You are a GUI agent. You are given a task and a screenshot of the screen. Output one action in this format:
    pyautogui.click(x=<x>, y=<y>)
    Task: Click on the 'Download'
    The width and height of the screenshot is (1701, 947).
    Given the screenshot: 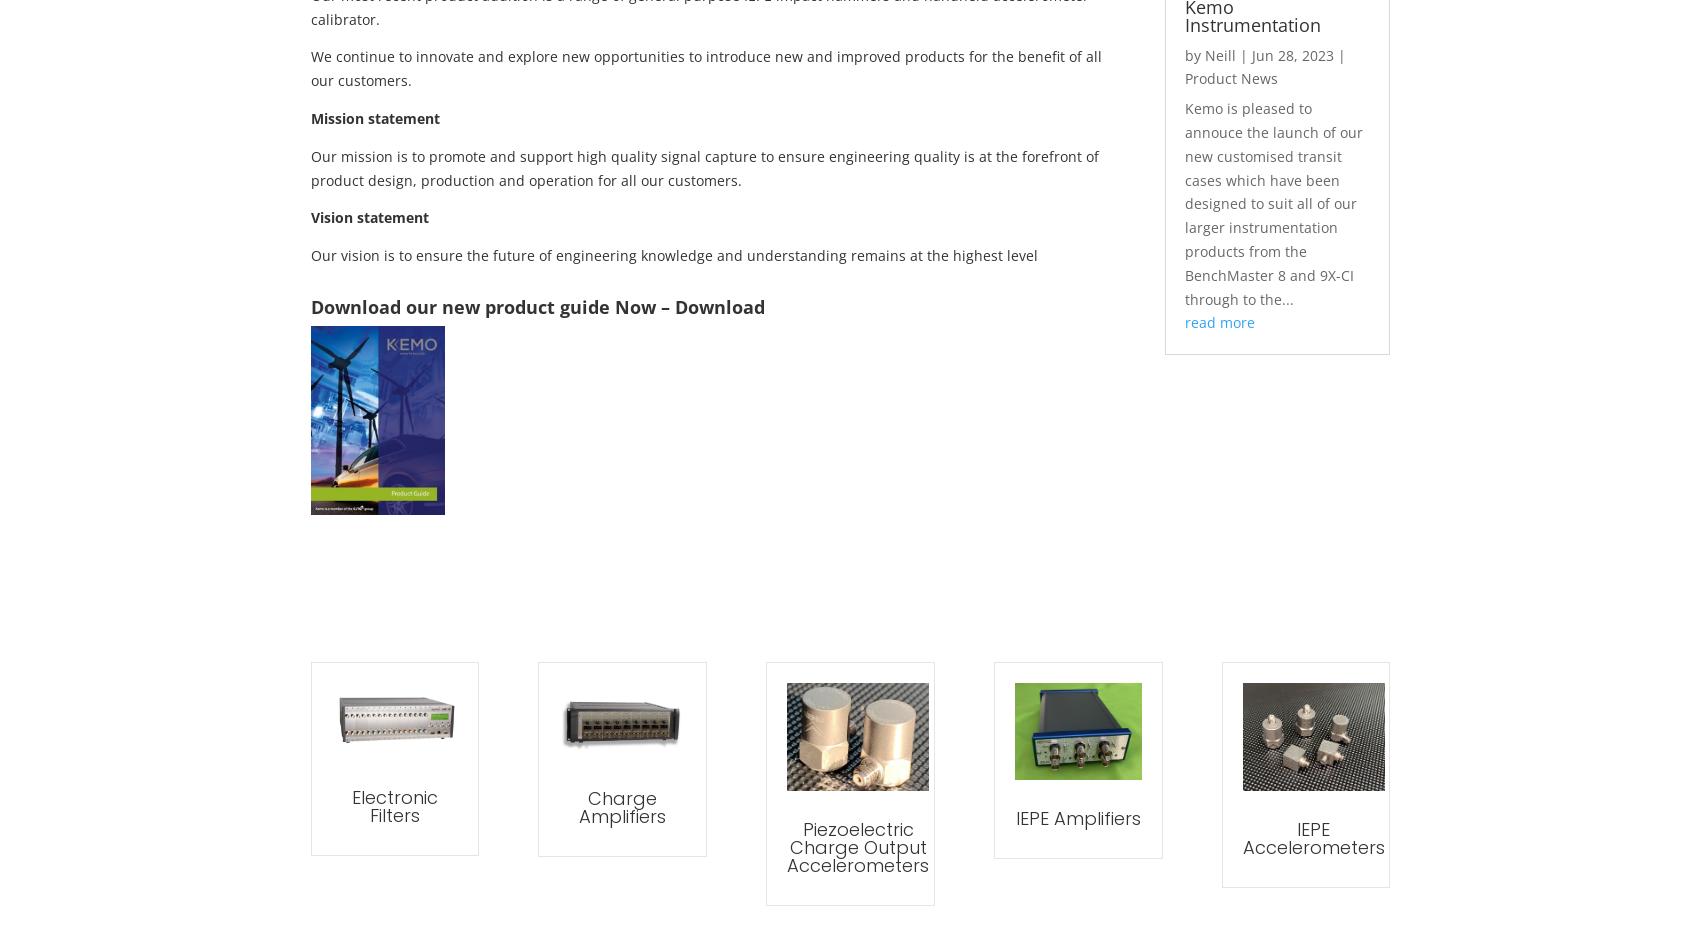 What is the action you would take?
    pyautogui.click(x=718, y=304)
    